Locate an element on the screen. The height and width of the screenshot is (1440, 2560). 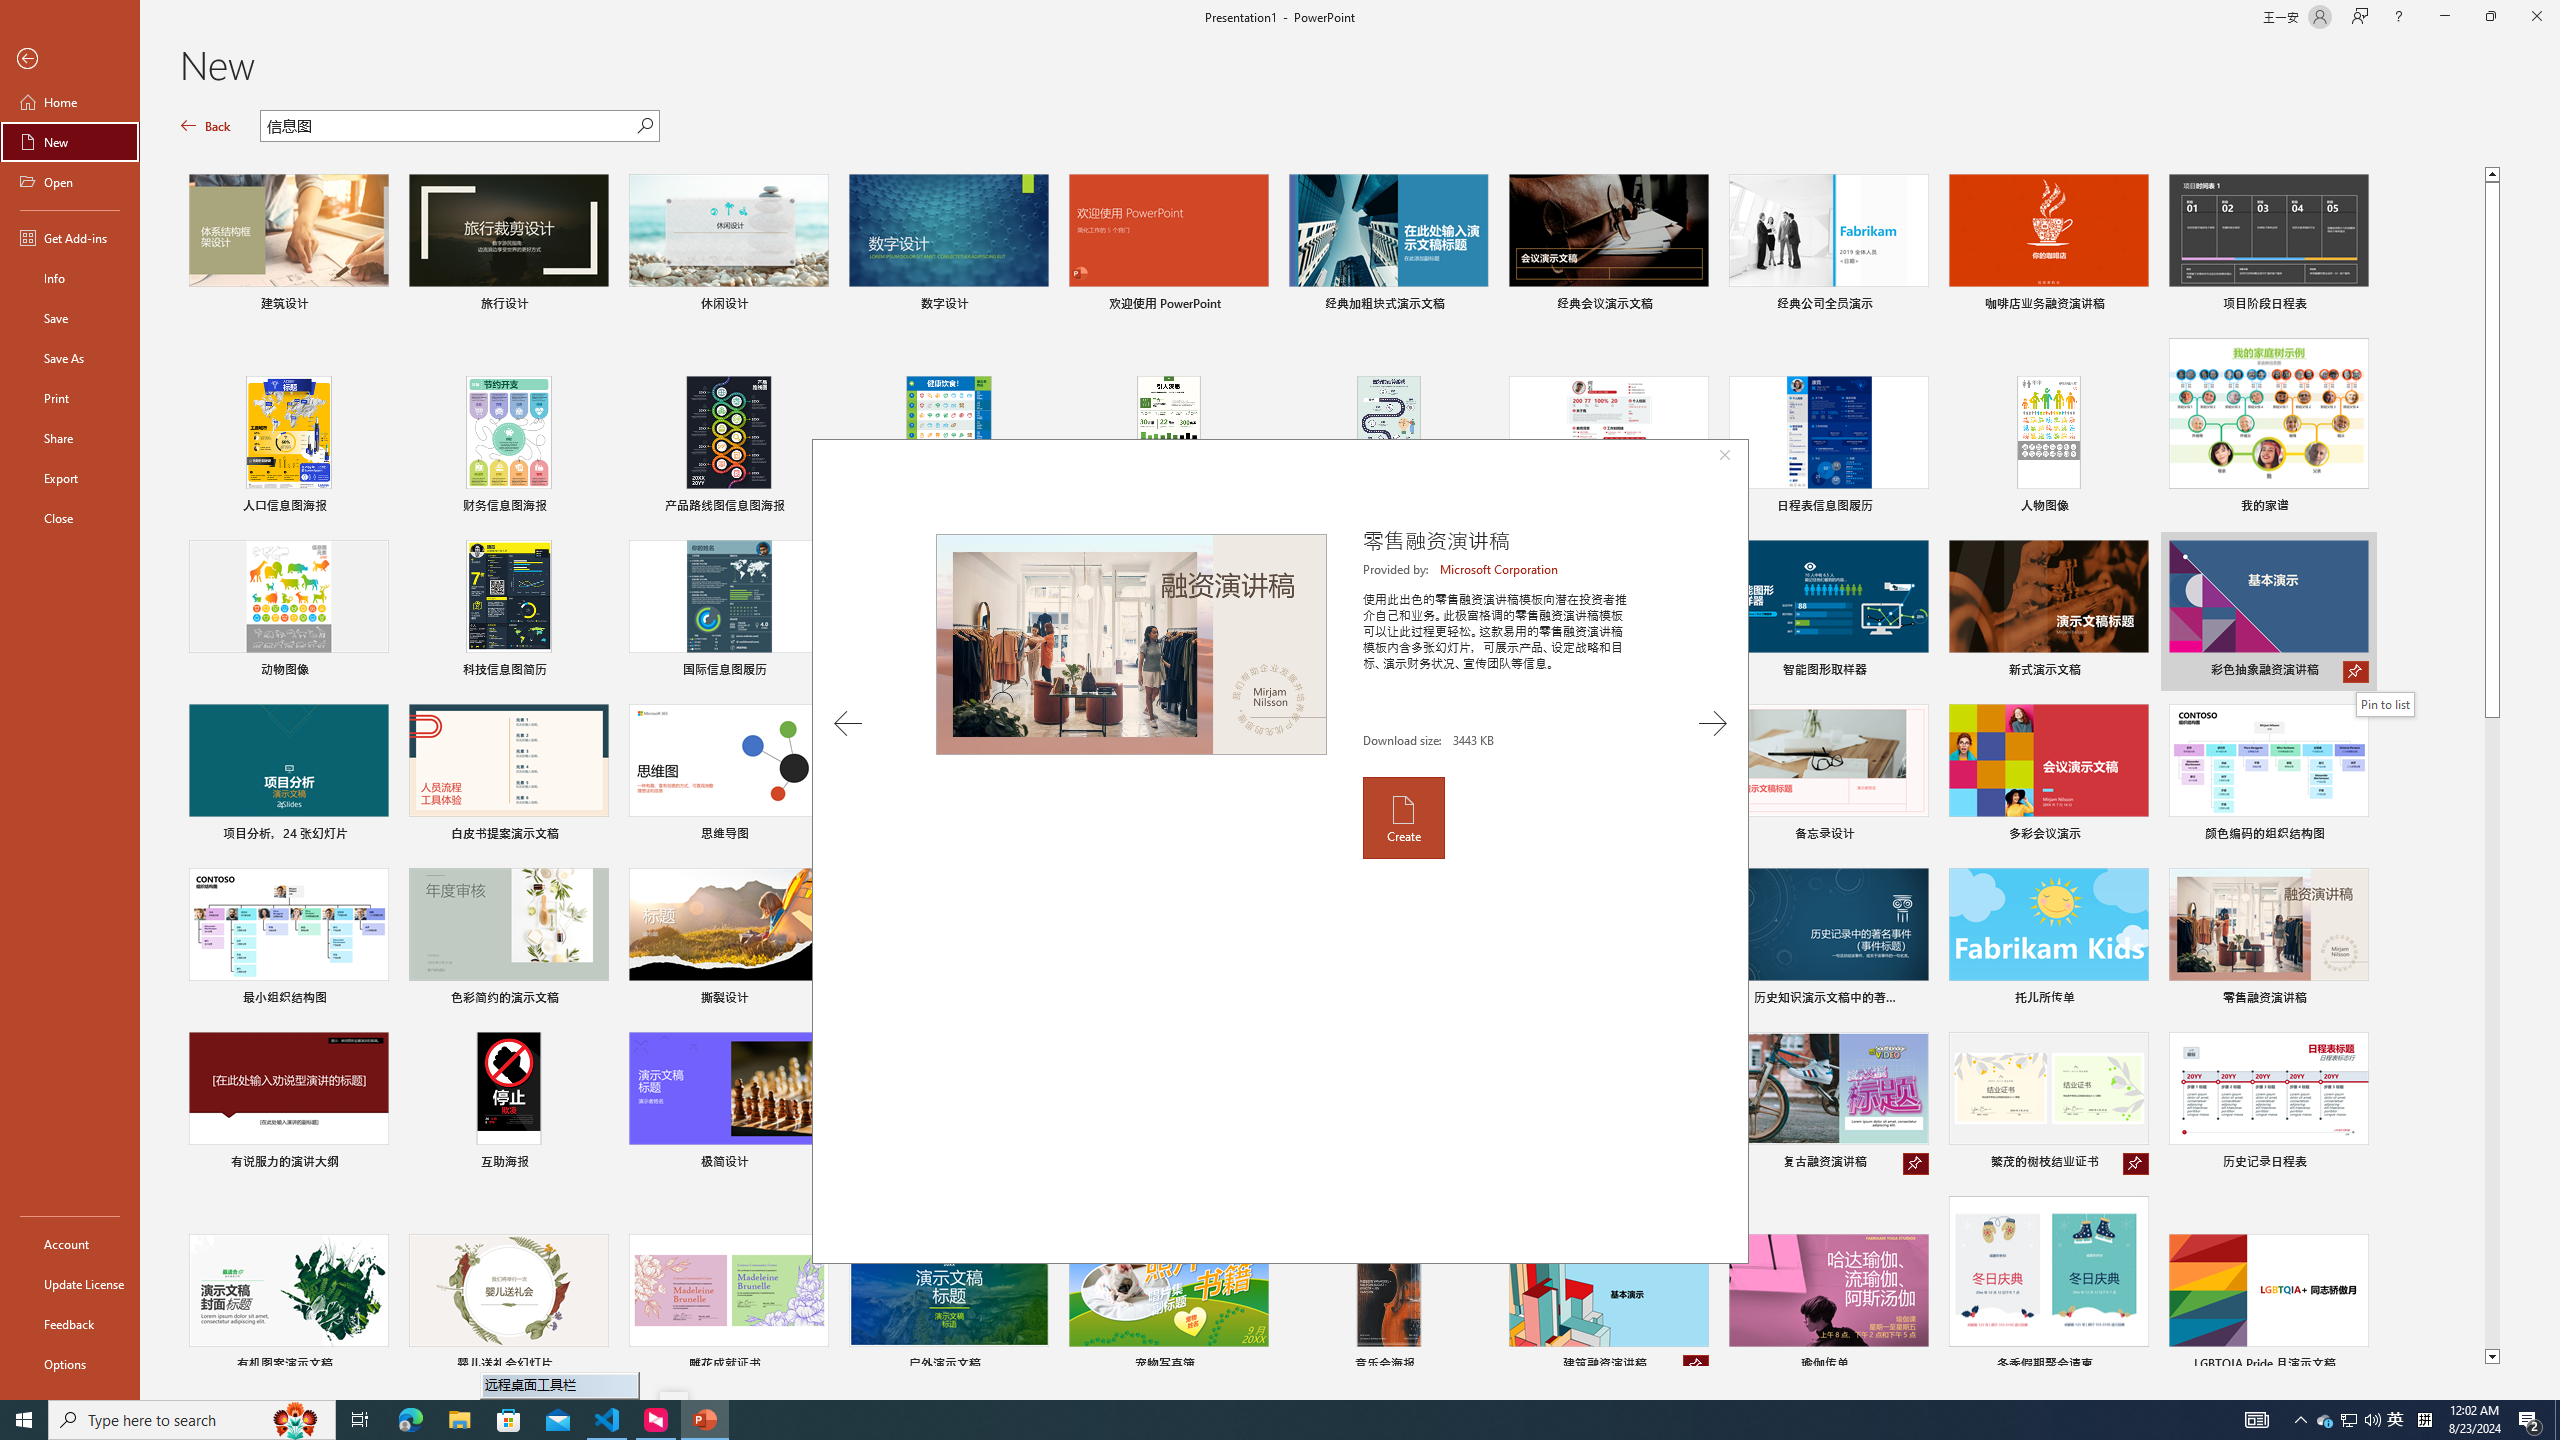
'Search for online templates and themes' is located at coordinates (448, 127).